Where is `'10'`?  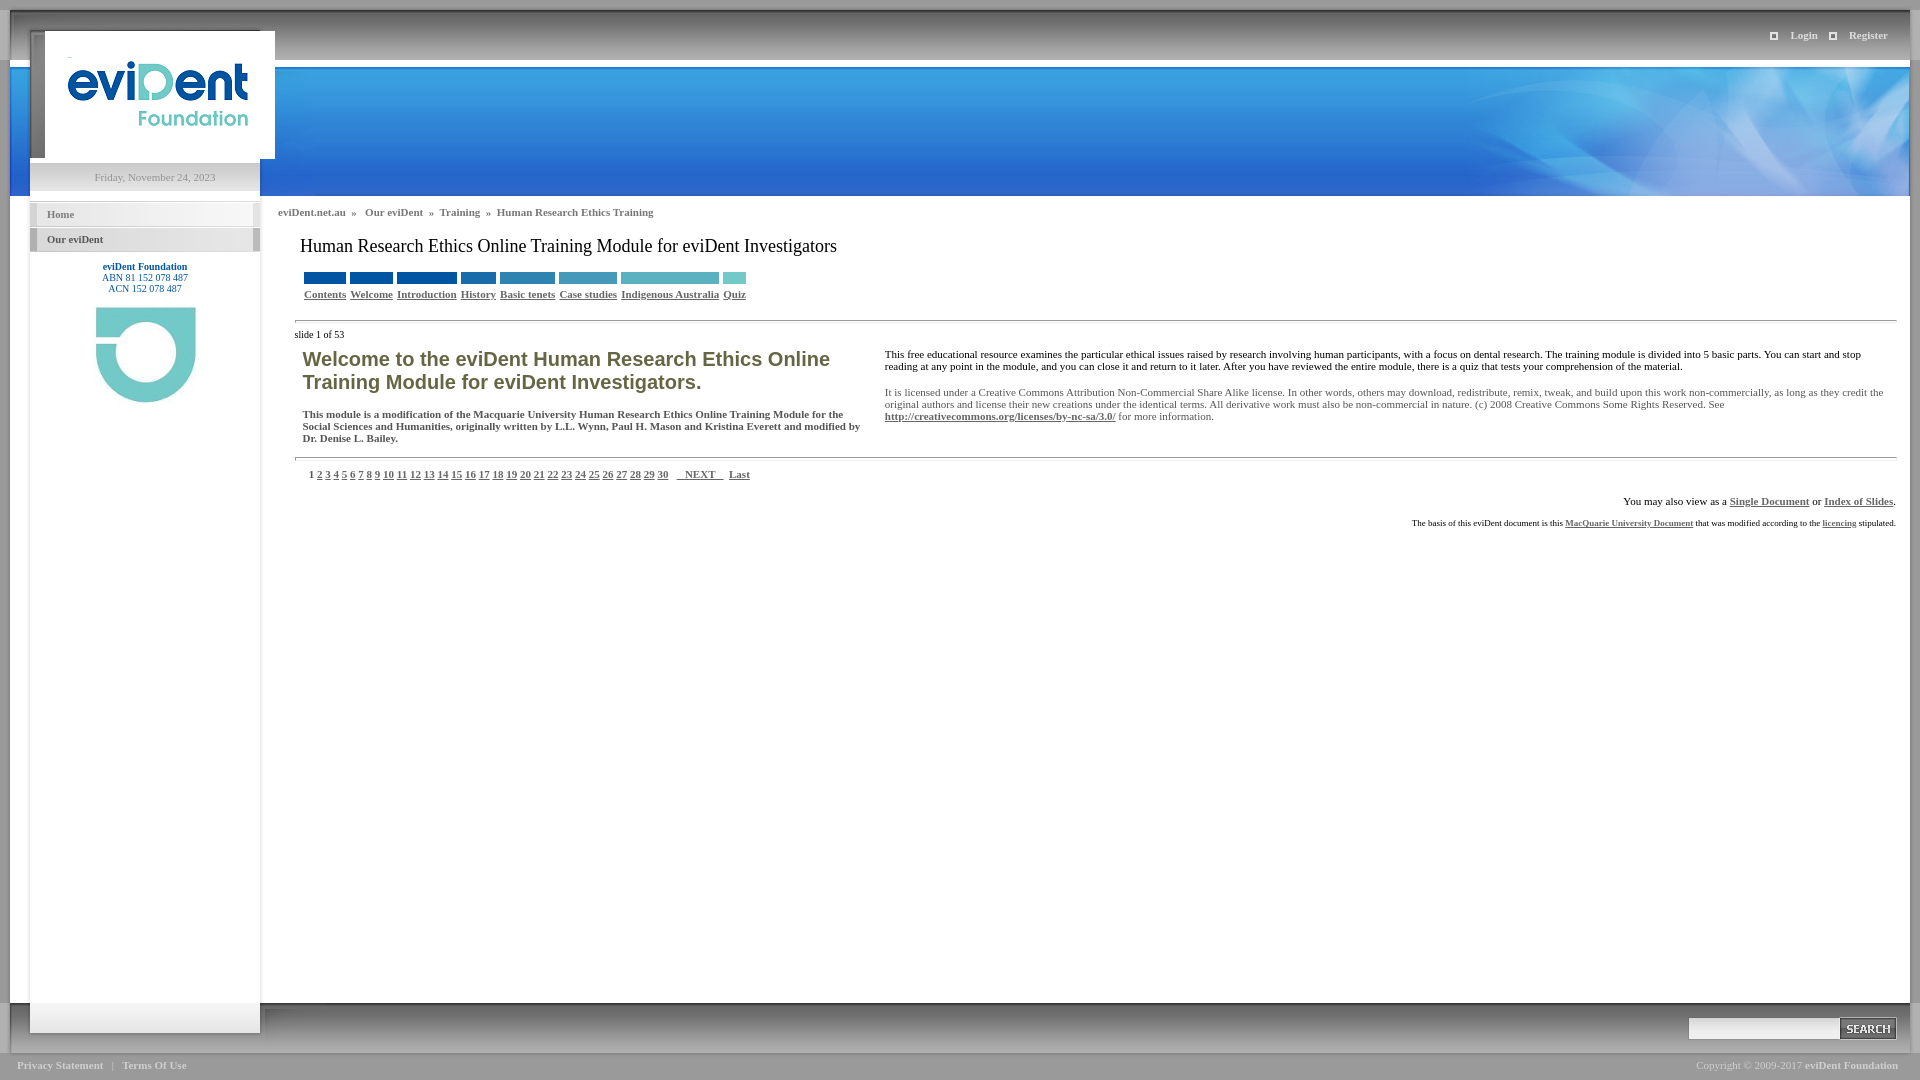 '10' is located at coordinates (383, 474).